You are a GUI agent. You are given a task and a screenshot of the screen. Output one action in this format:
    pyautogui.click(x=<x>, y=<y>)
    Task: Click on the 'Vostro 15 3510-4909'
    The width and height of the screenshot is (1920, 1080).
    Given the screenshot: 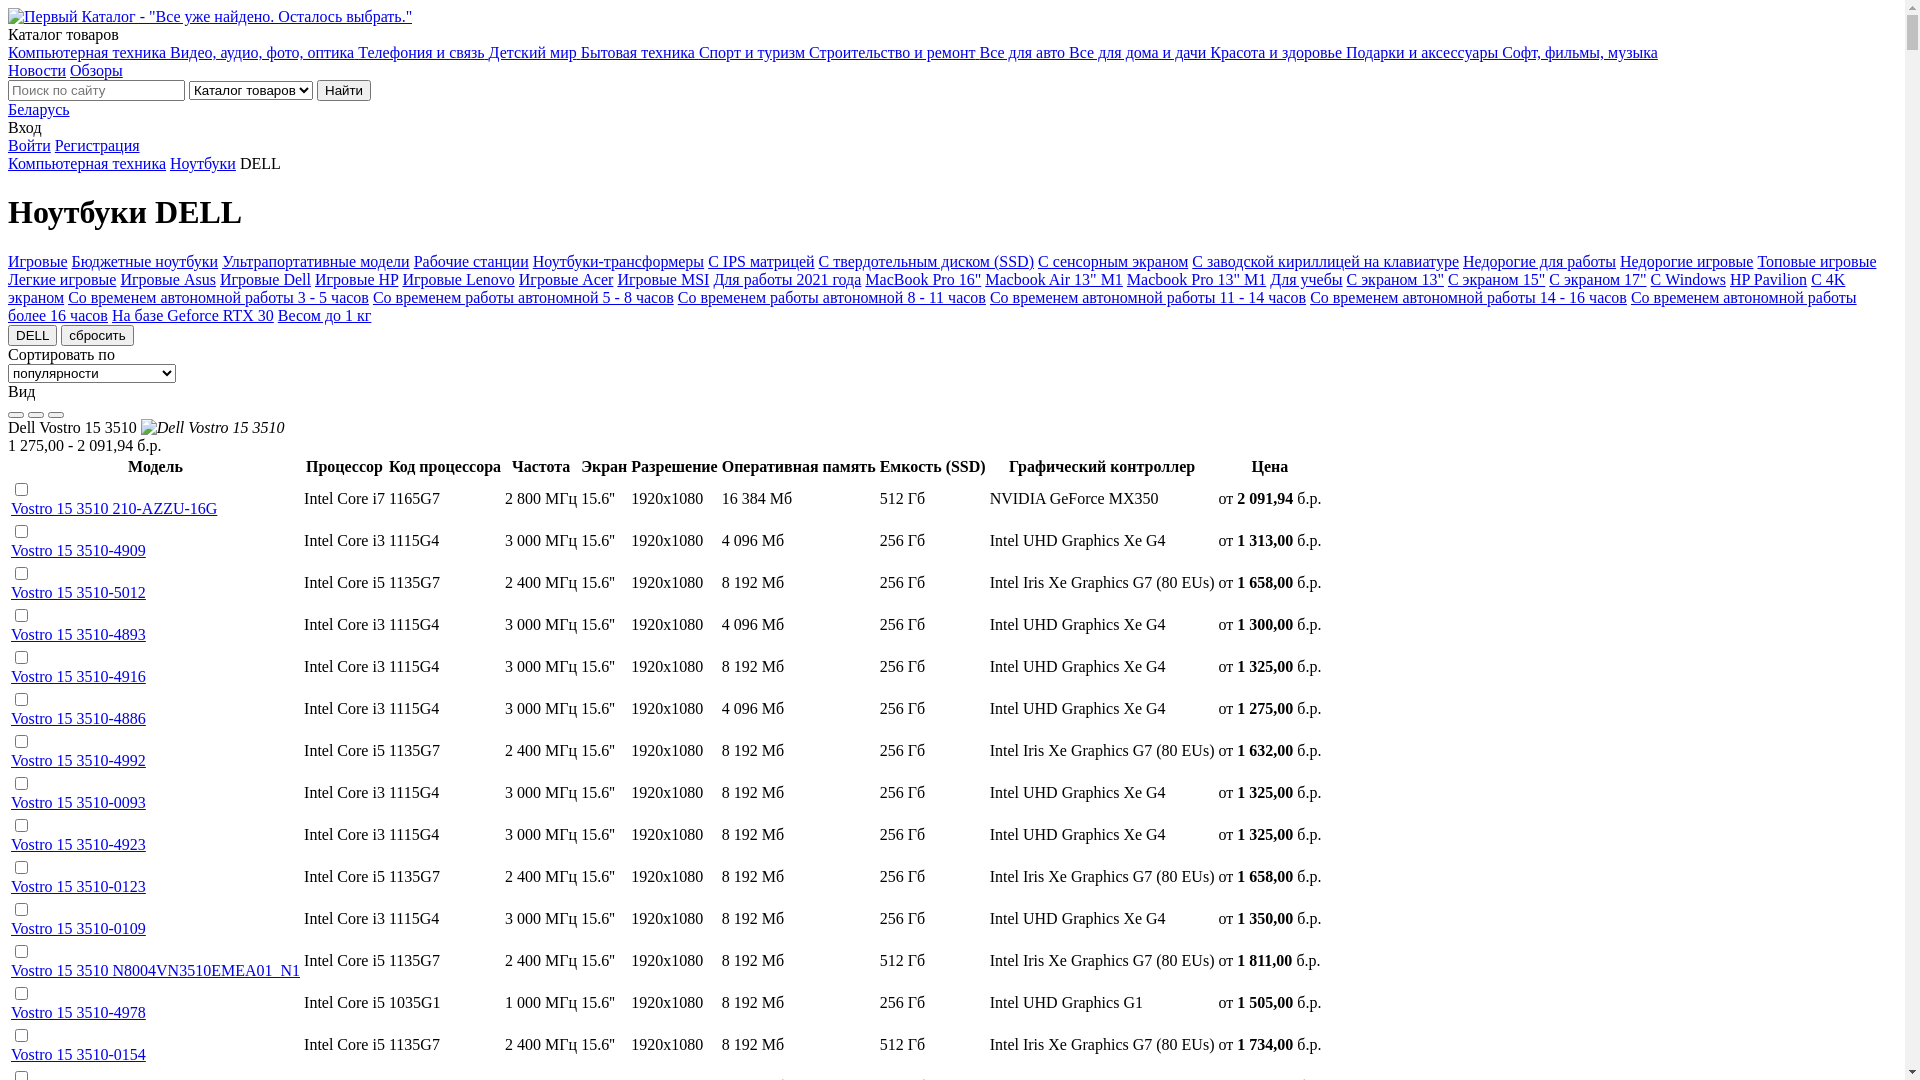 What is the action you would take?
    pyautogui.click(x=78, y=550)
    